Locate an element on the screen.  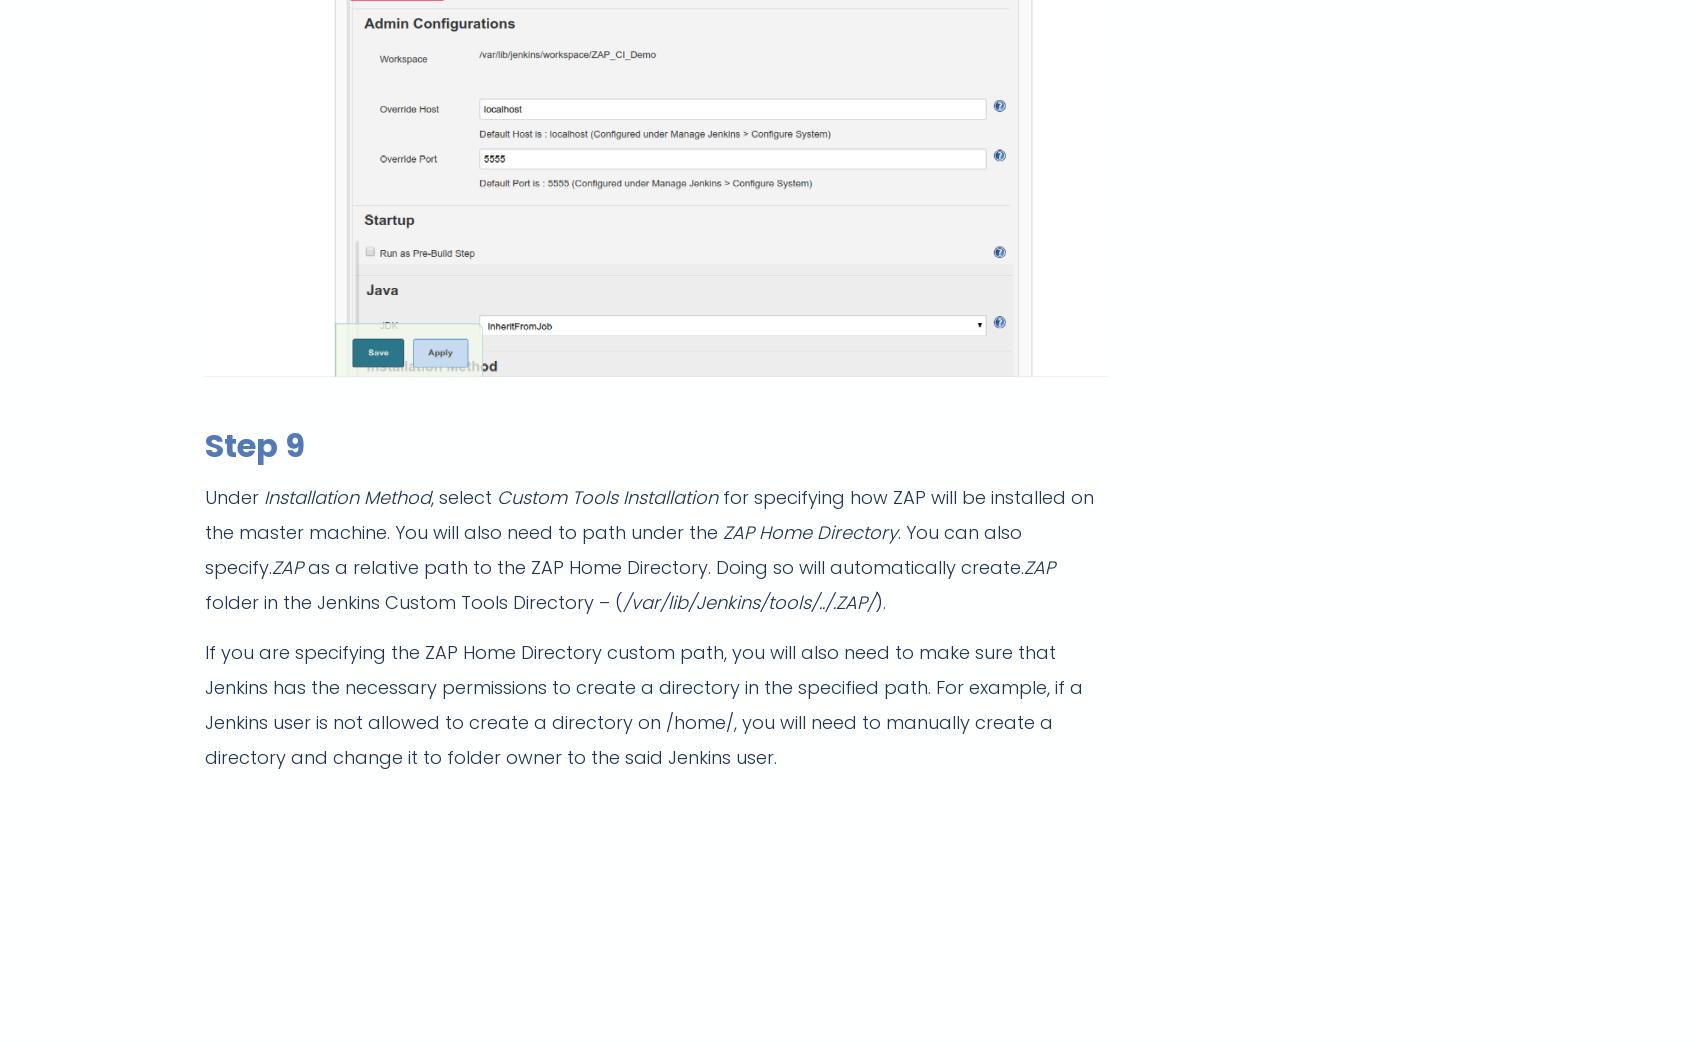
'folder in the Jenkins Custom Tools Directory – (' is located at coordinates (412, 602).